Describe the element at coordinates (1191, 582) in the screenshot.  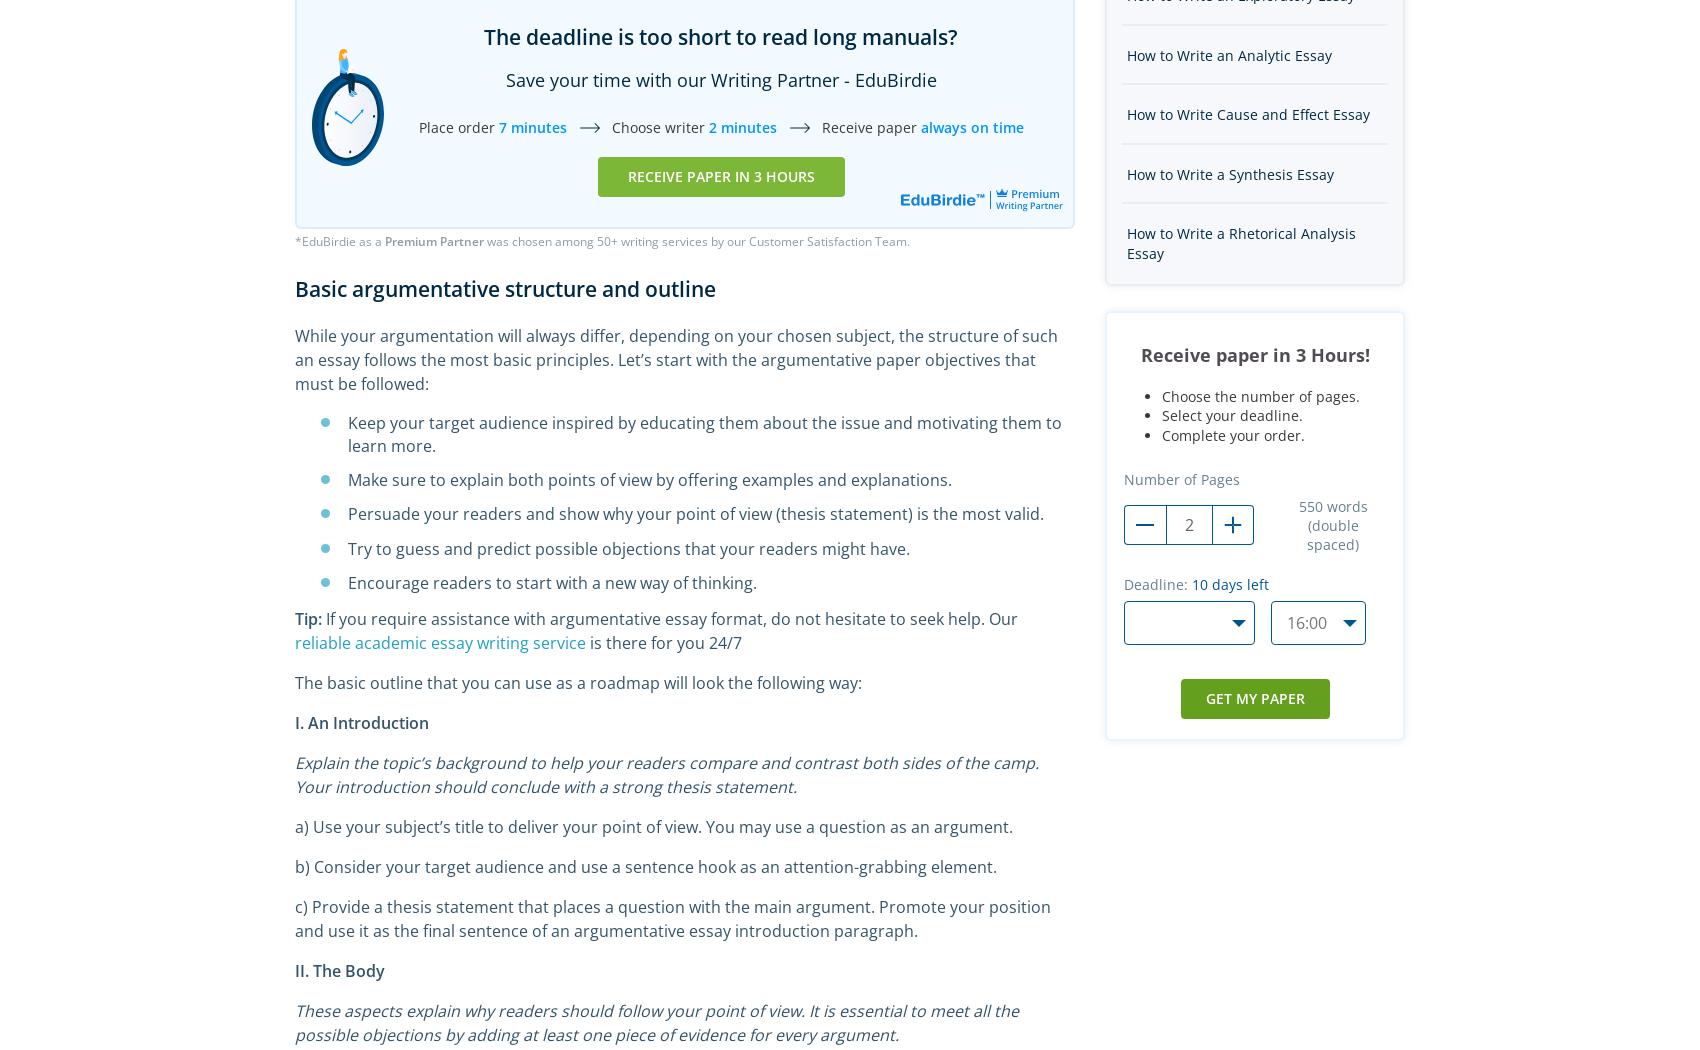
I see `'10'` at that location.